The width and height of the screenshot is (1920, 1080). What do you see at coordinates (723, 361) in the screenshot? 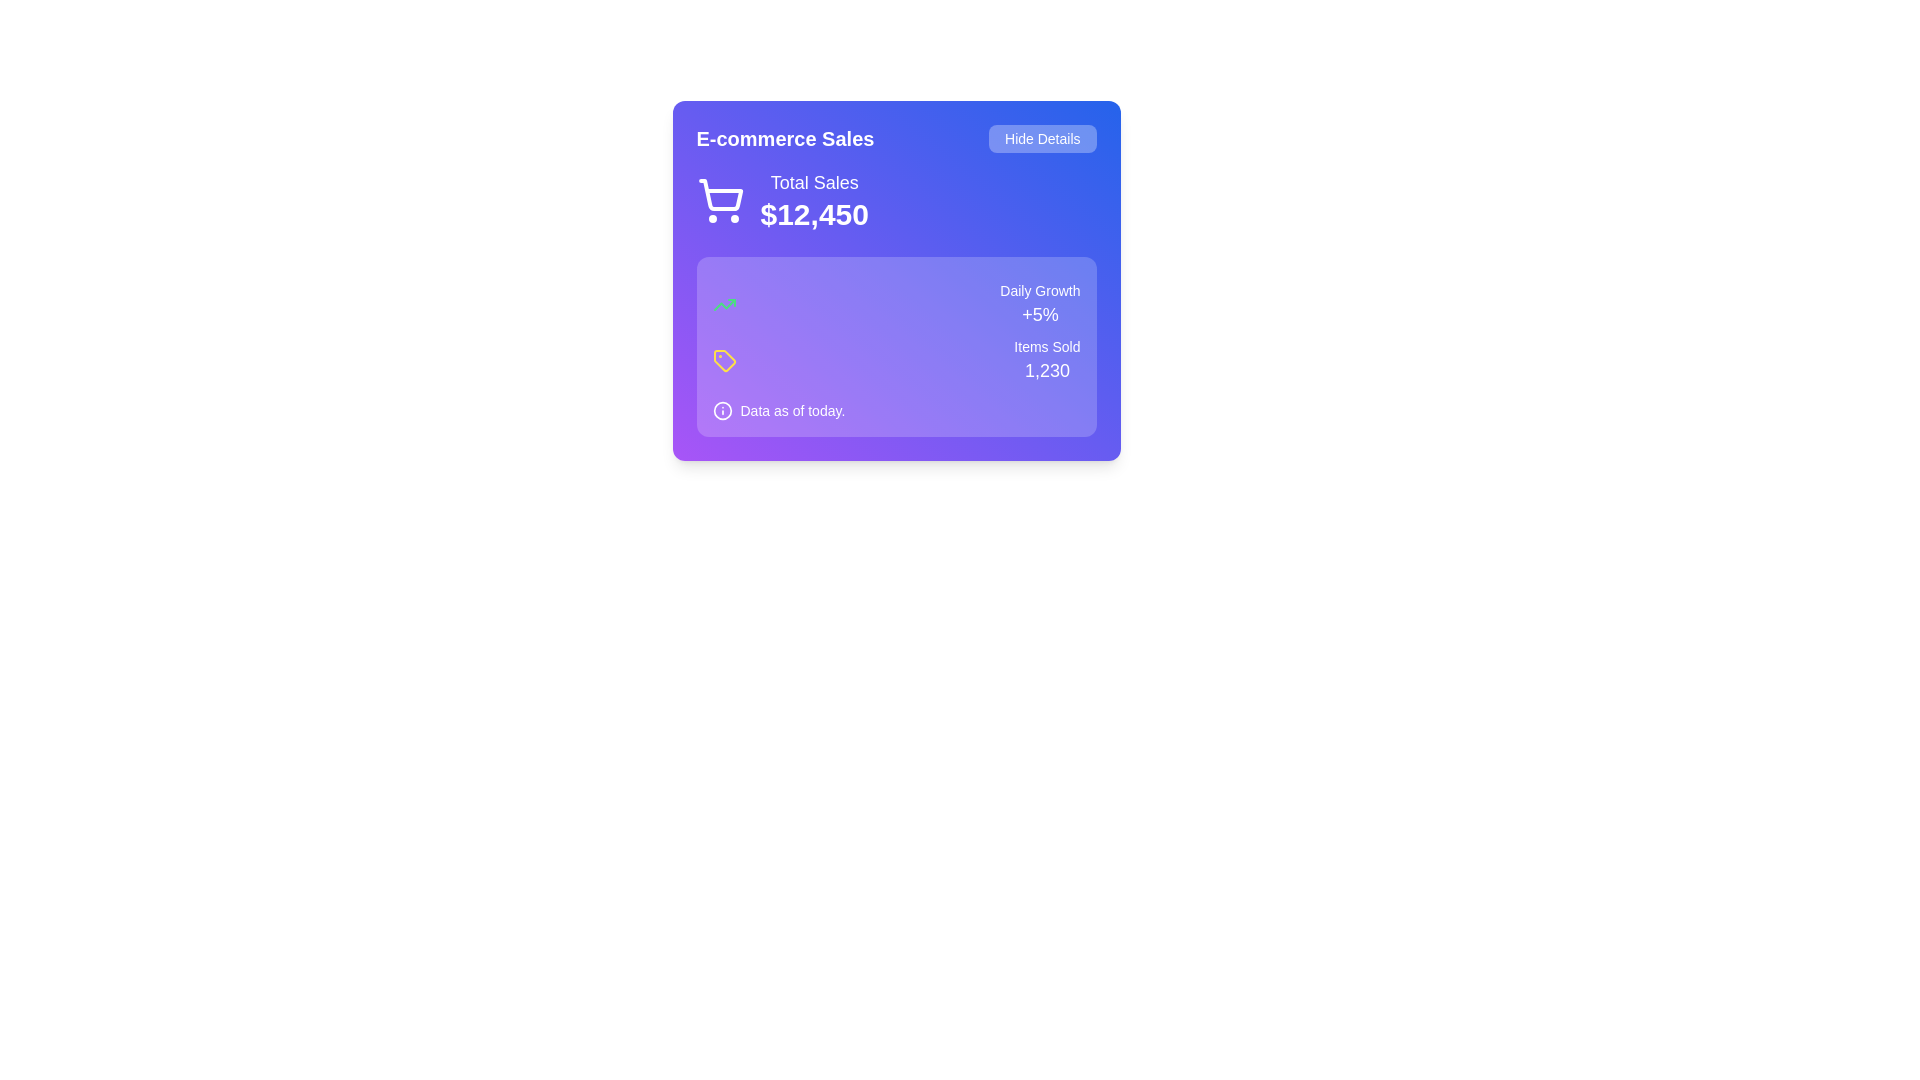
I see `the tag-shaped icon outlined in yellow, located to the left of the text 'Items Sold 1,230'` at bounding box center [723, 361].